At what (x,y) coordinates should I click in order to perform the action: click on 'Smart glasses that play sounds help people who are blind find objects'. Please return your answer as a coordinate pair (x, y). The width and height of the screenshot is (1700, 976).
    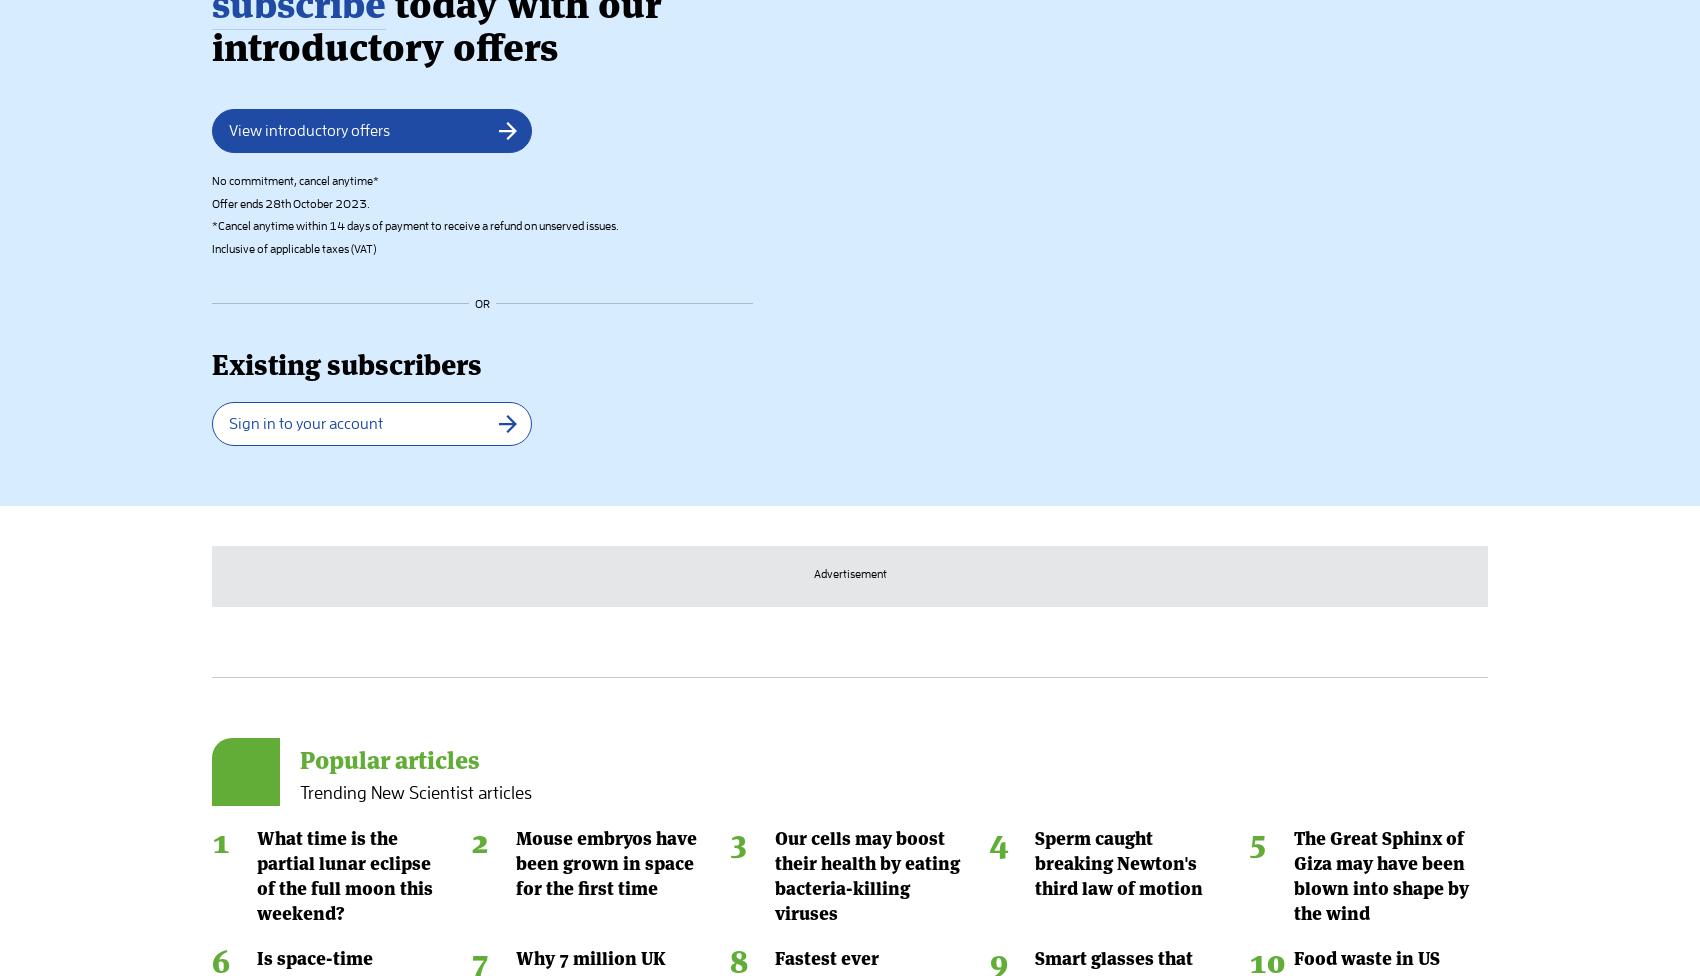
    Looking at the image, I should click on (1125, 214).